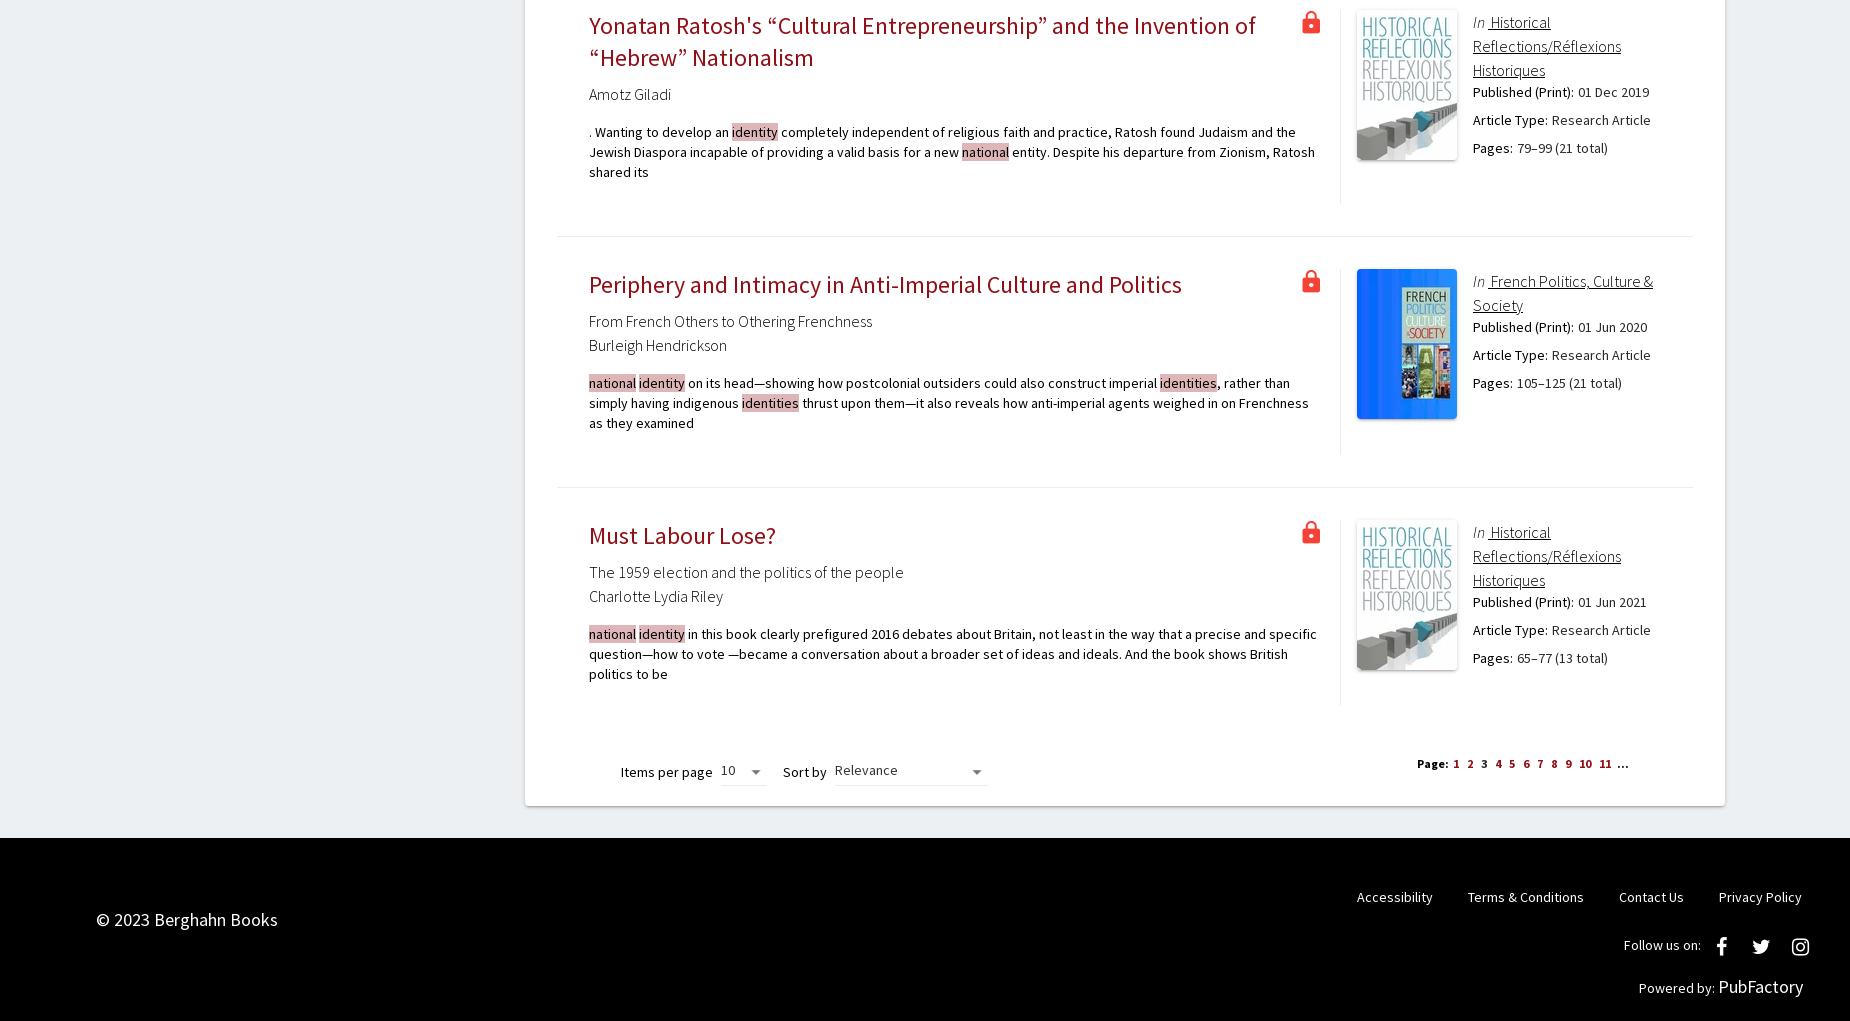  Describe the element at coordinates (922, 382) in the screenshot. I see `'on its head—showing how postcolonial outsiders could also construct imperial'` at that location.